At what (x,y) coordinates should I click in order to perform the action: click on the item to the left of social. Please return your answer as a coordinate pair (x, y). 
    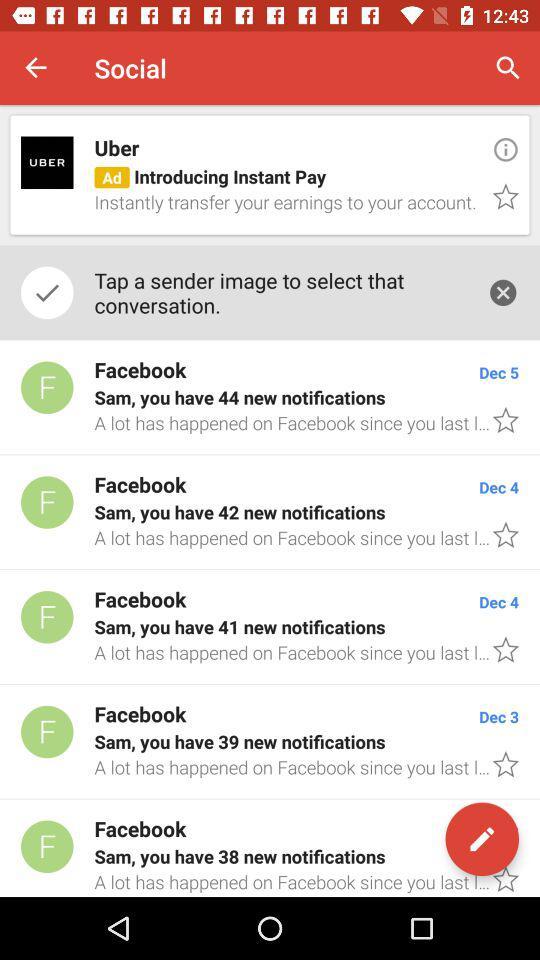
    Looking at the image, I should click on (36, 68).